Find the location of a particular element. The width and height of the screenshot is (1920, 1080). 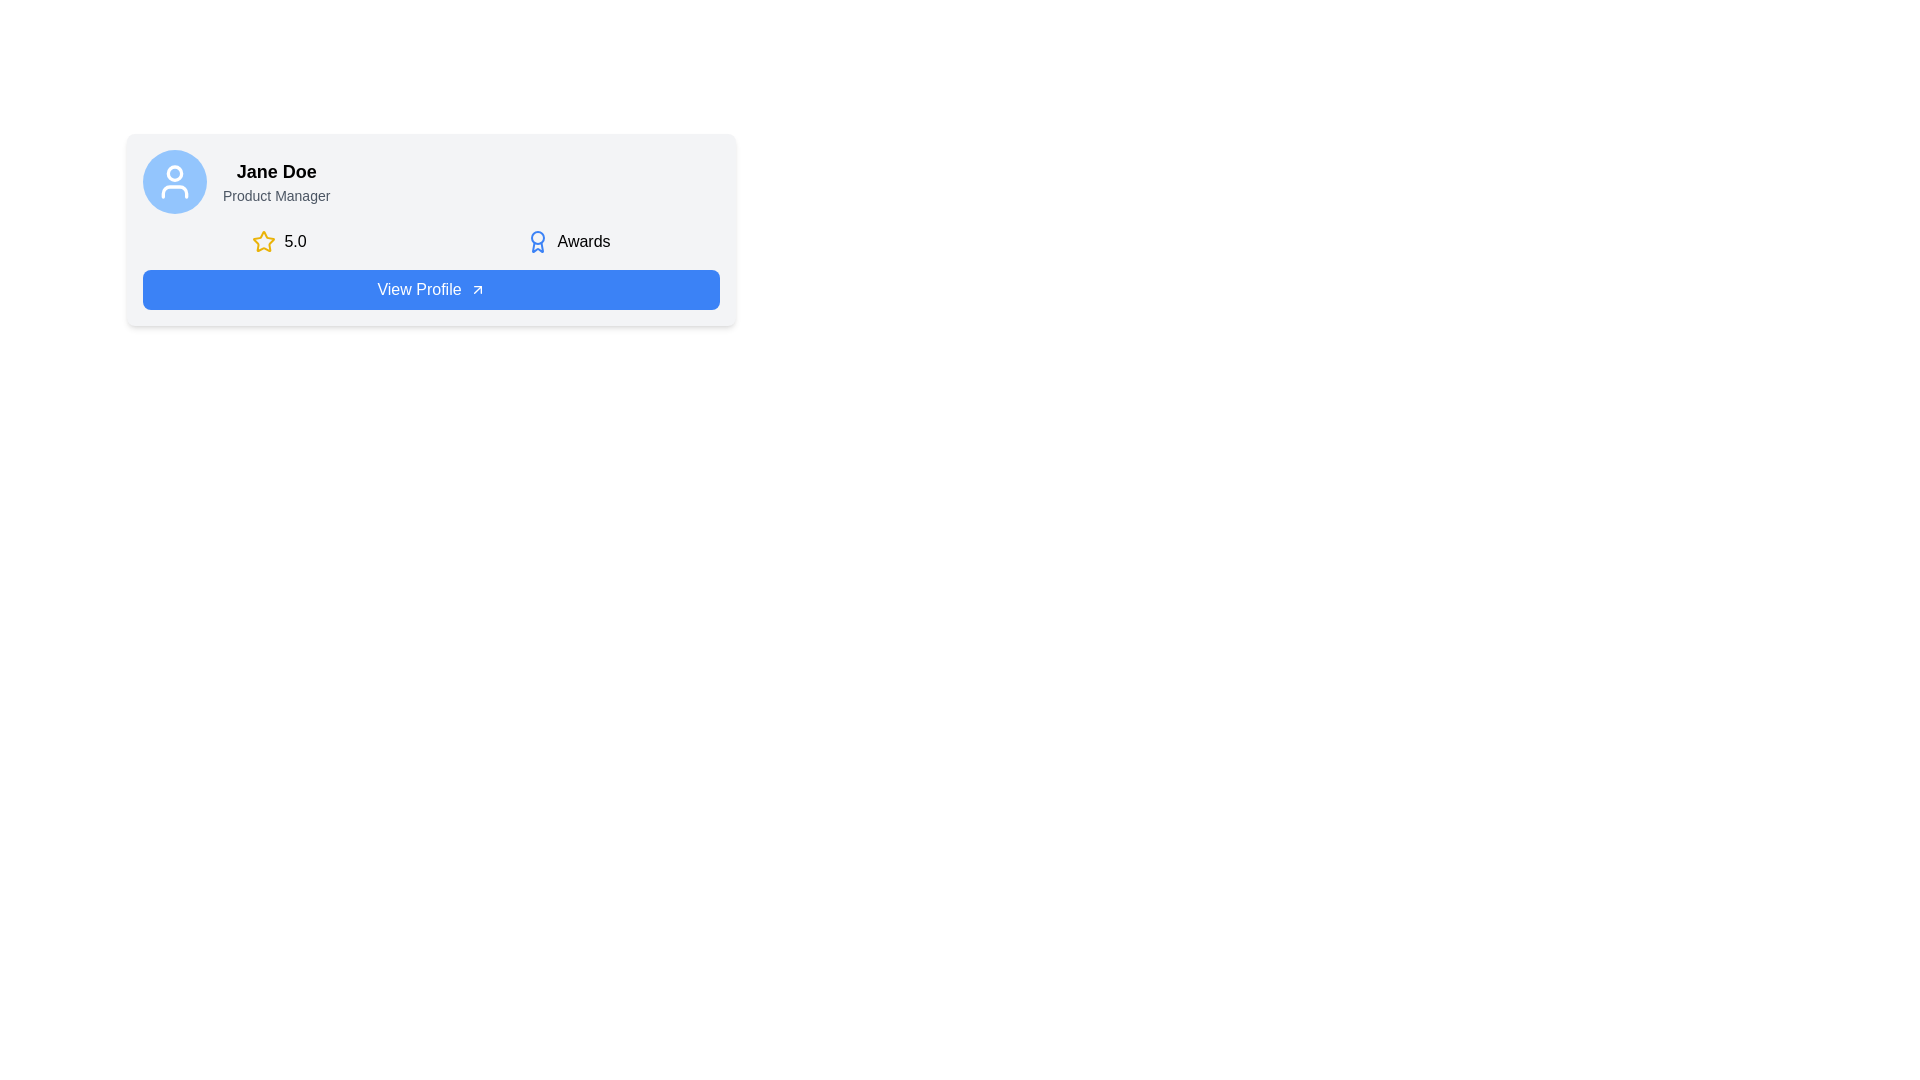

the star icon representing a rating of 5.0, styled with a yellow border and no fill, located in the card layout is located at coordinates (263, 240).